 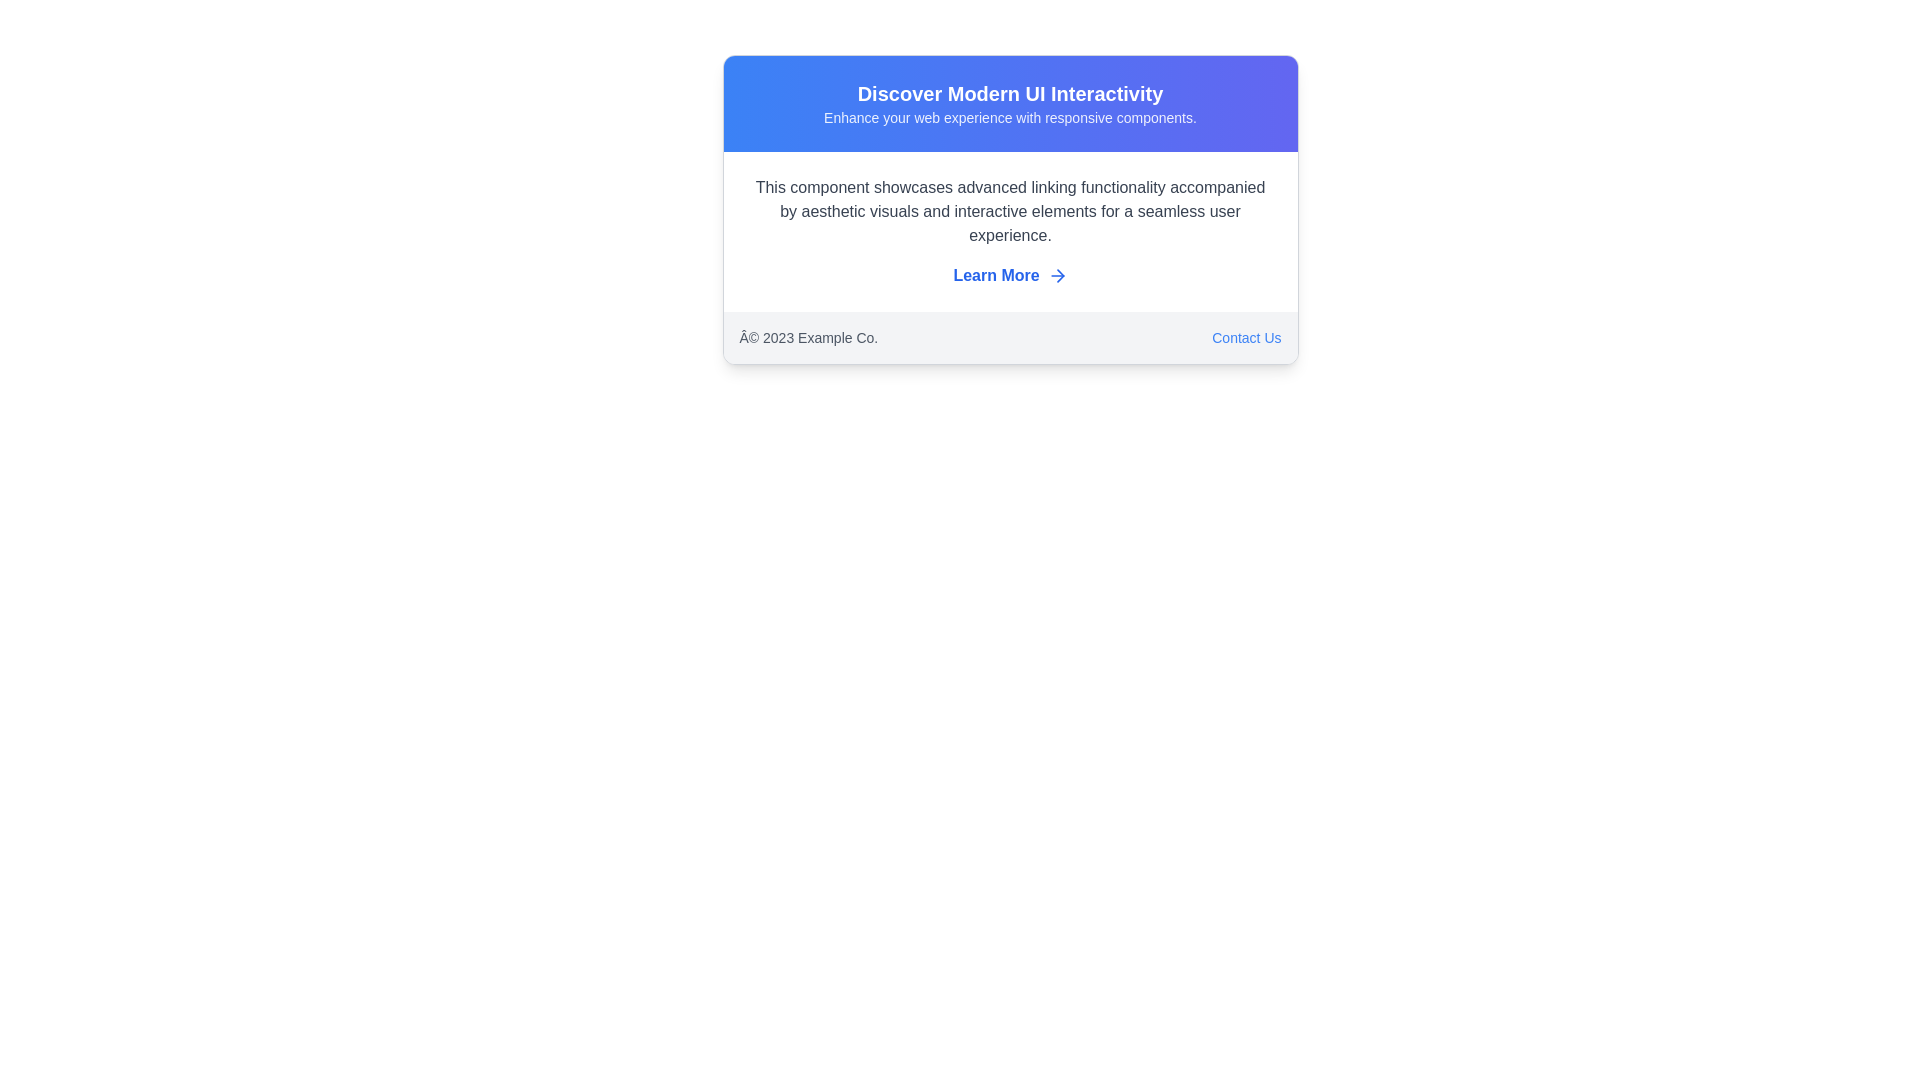 What do you see at coordinates (1010, 337) in the screenshot?
I see `the styling of the footer bar that contains a copyright notice and a 'Contact Us' link, located at the bottom of the card component` at bounding box center [1010, 337].